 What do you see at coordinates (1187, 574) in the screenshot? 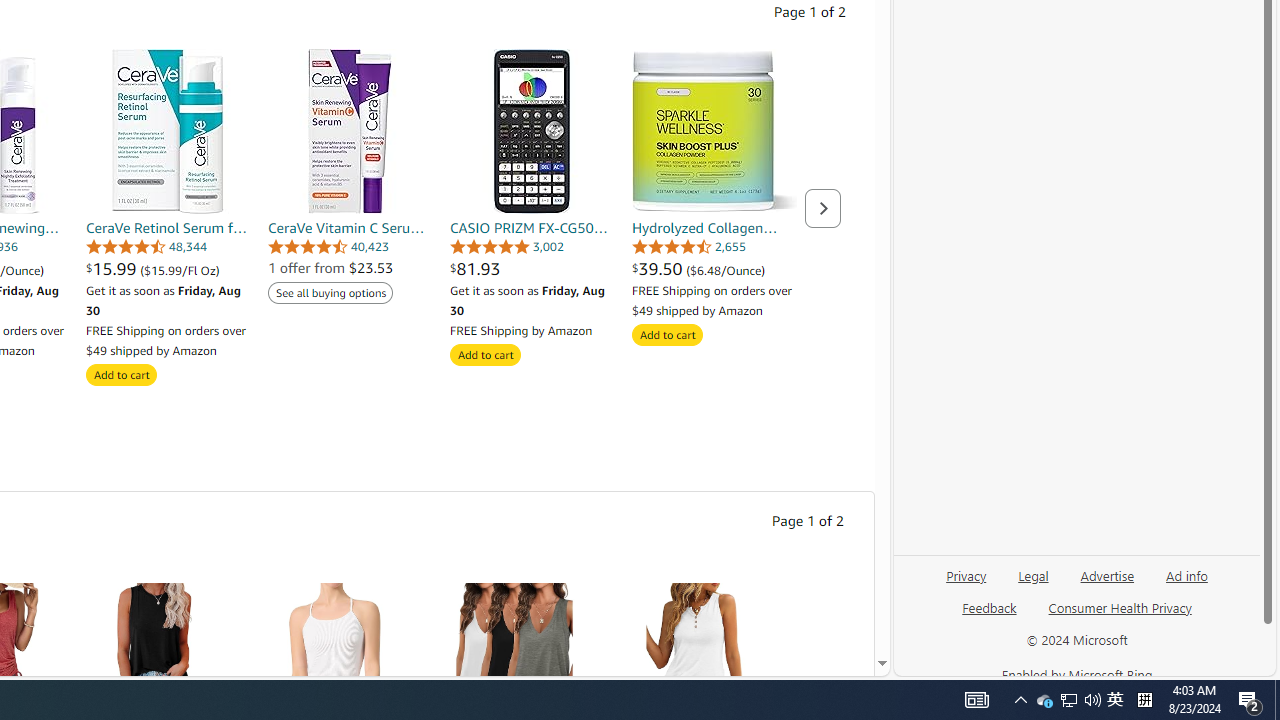
I see `'Ad info'` at bounding box center [1187, 574].